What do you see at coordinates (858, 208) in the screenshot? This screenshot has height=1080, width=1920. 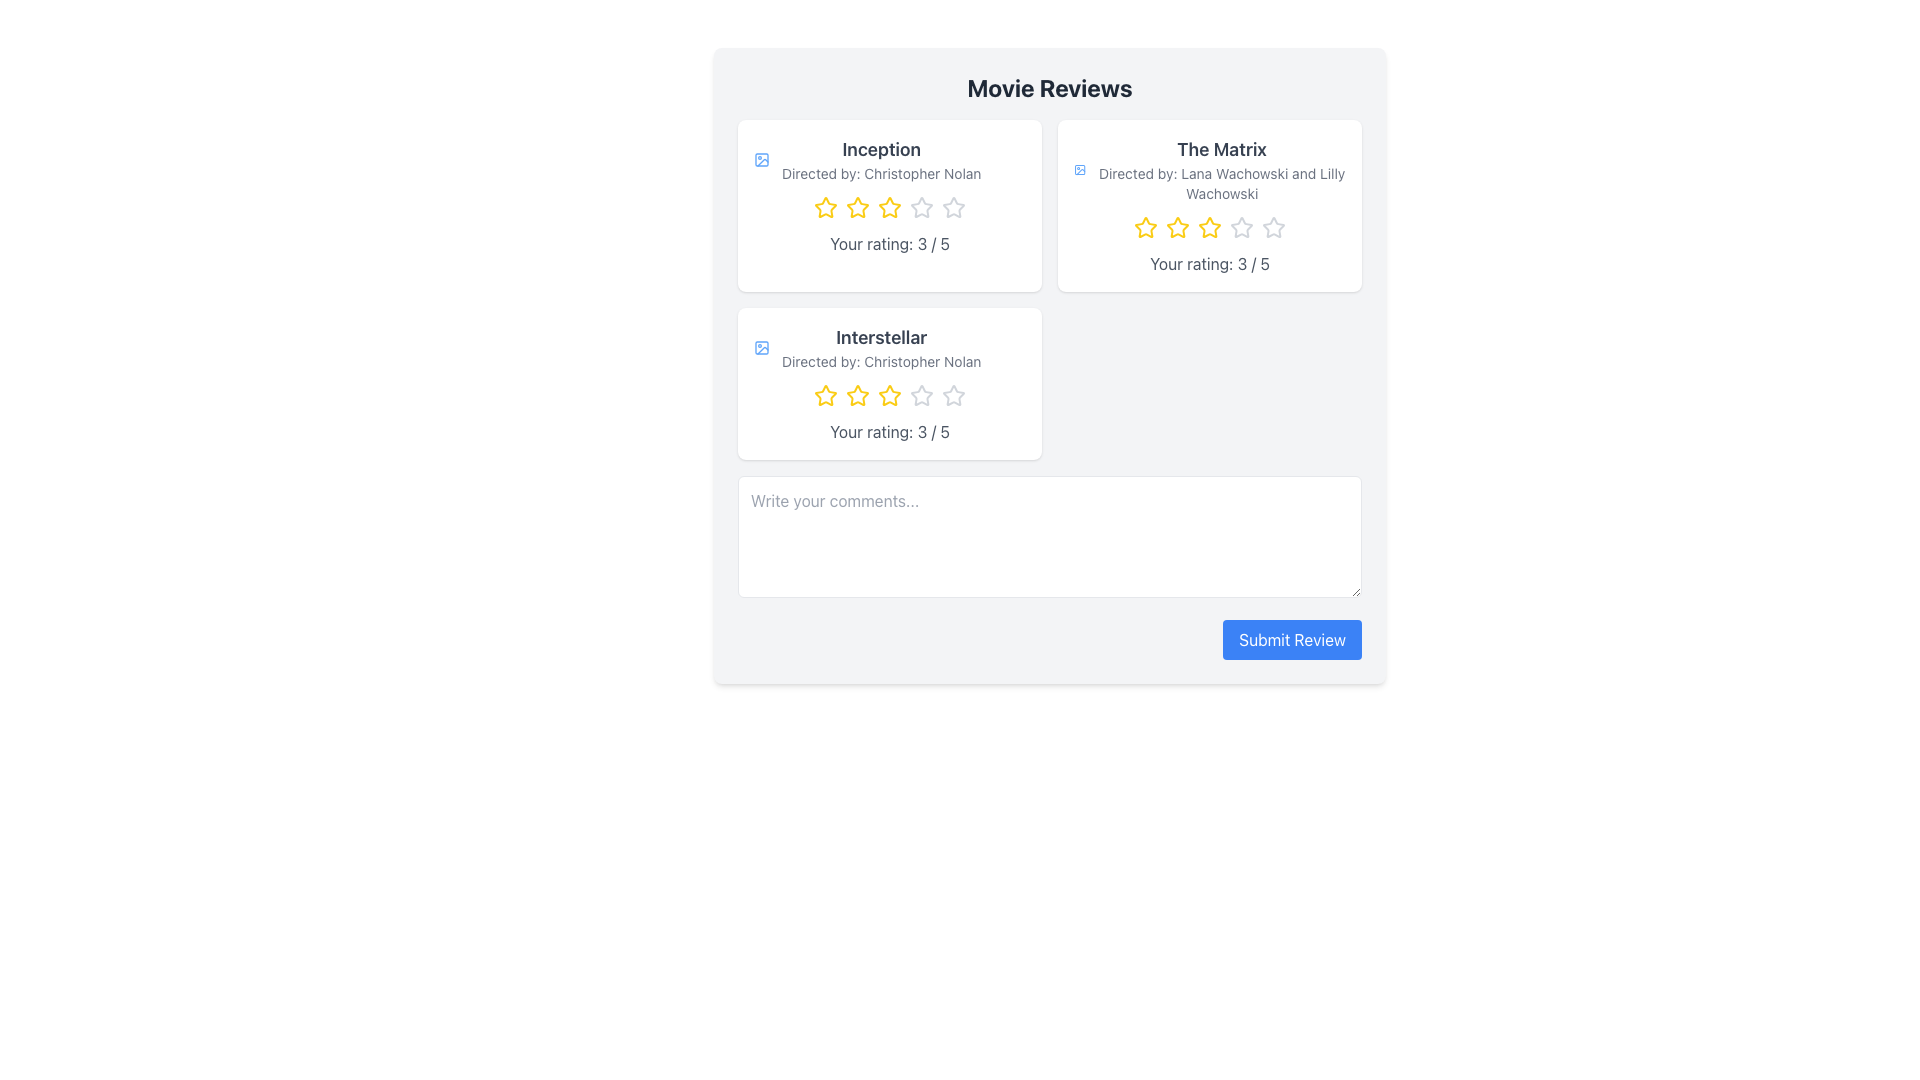 I see `the second yellow star-shaped Rating Icon under the title 'Inception' to rate it` at bounding box center [858, 208].